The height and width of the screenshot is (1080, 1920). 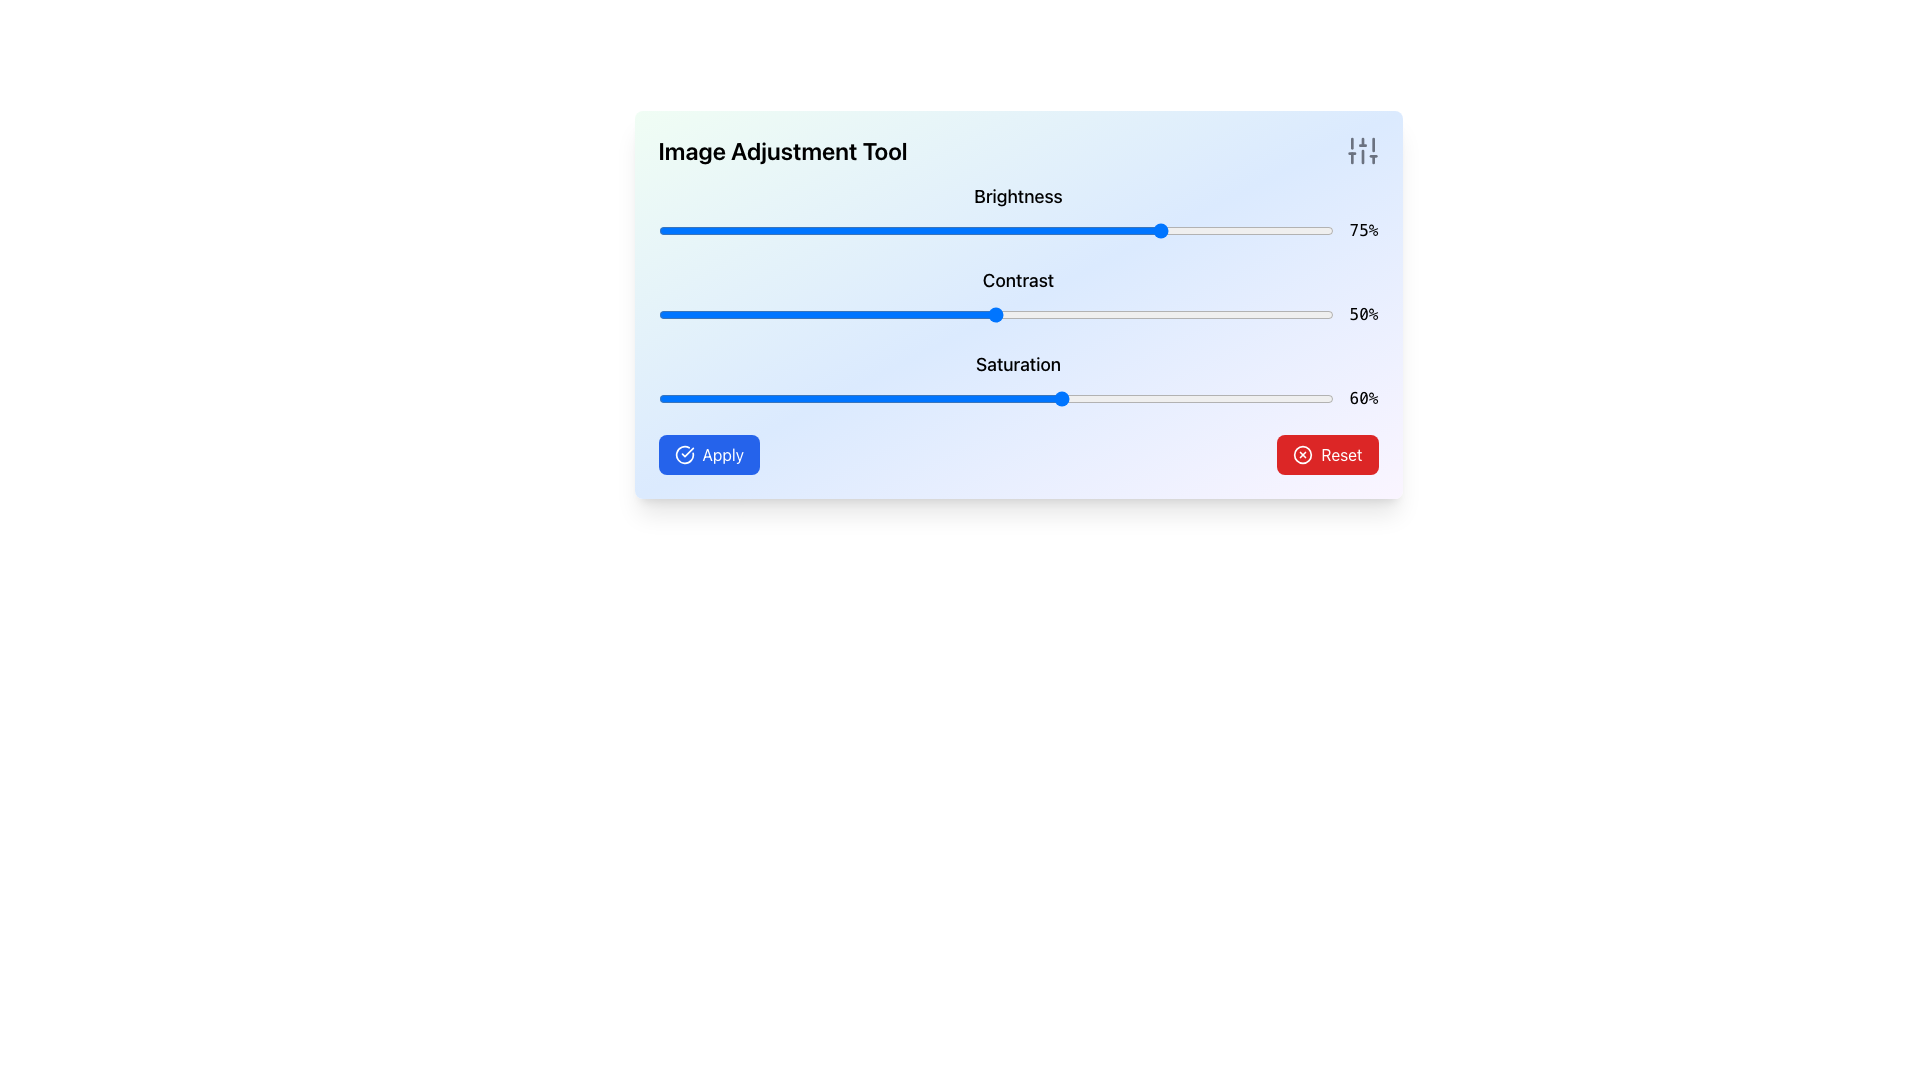 What do you see at coordinates (996, 230) in the screenshot?
I see `the horizontal range slider with a gradient background to set a specific value, located near the text 'Brightness' and '75%'` at bounding box center [996, 230].